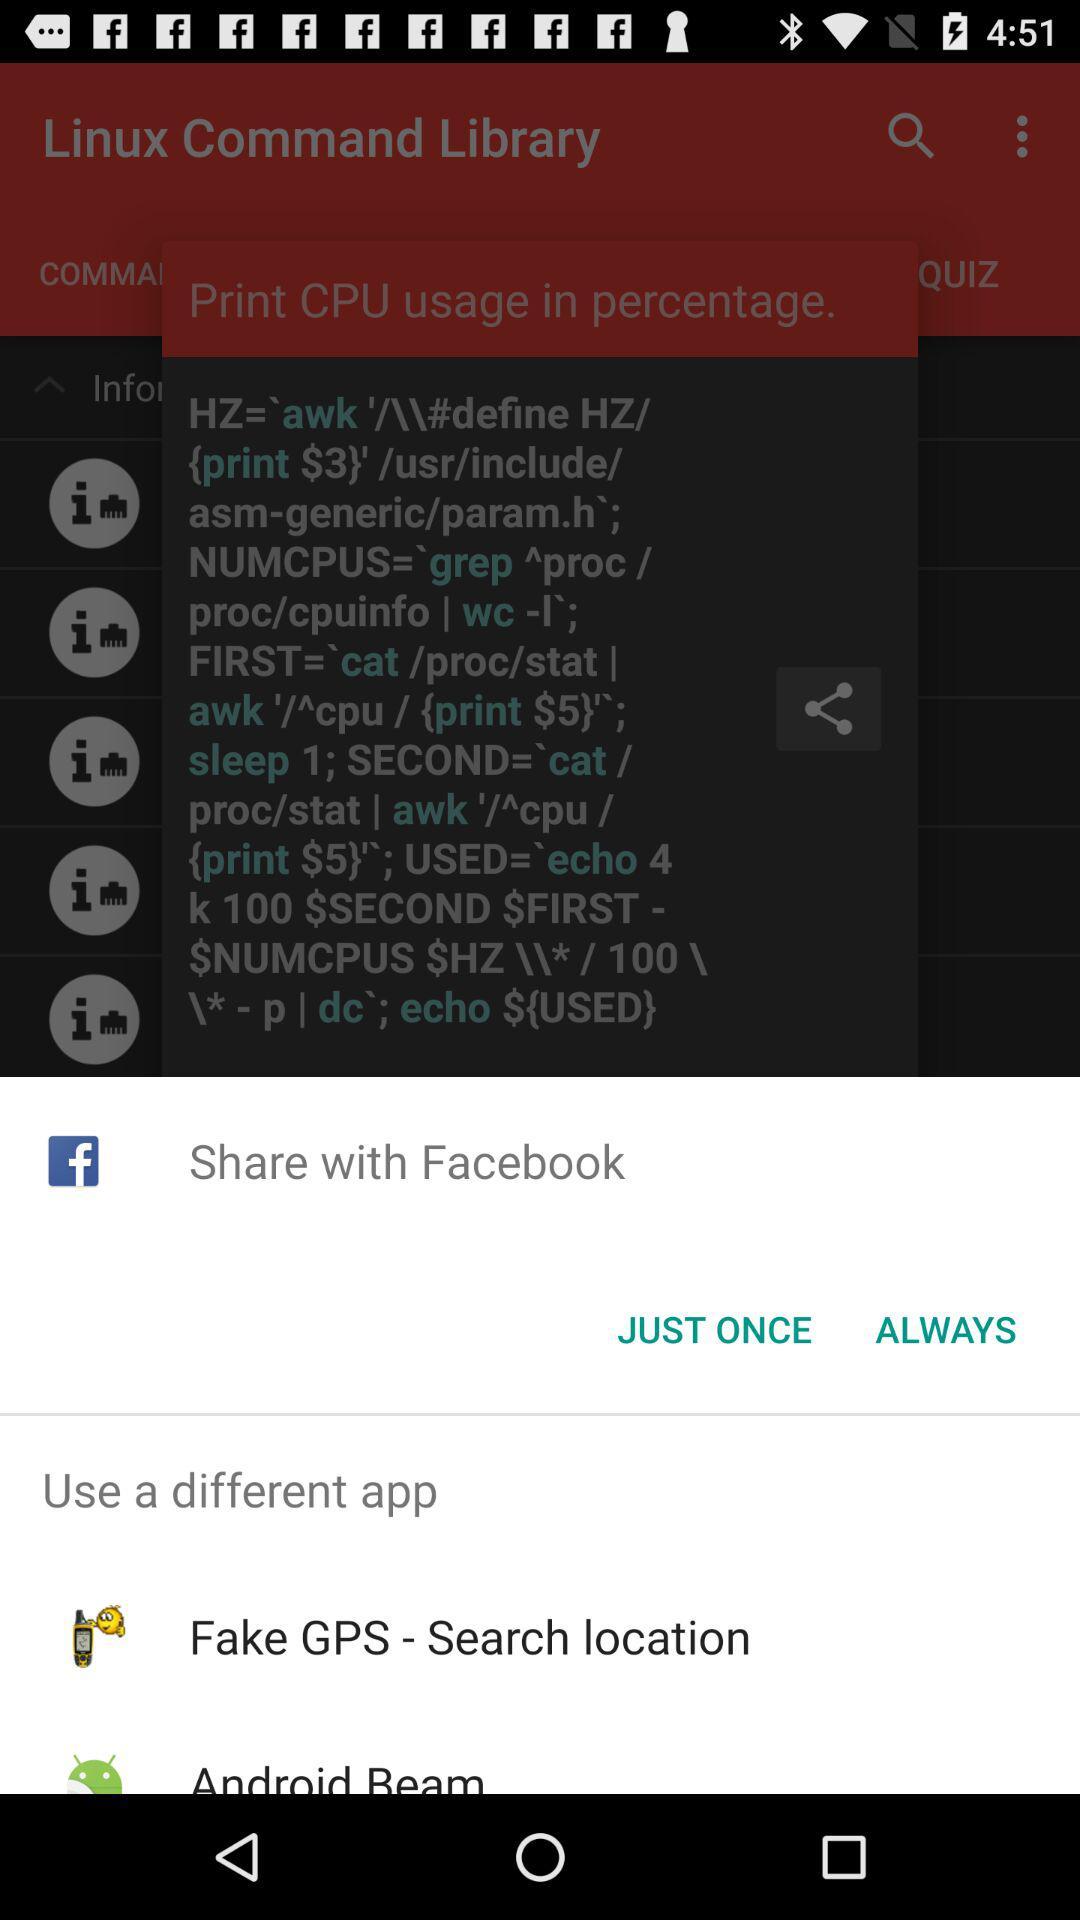  What do you see at coordinates (540, 1489) in the screenshot?
I see `app above fake gps search` at bounding box center [540, 1489].